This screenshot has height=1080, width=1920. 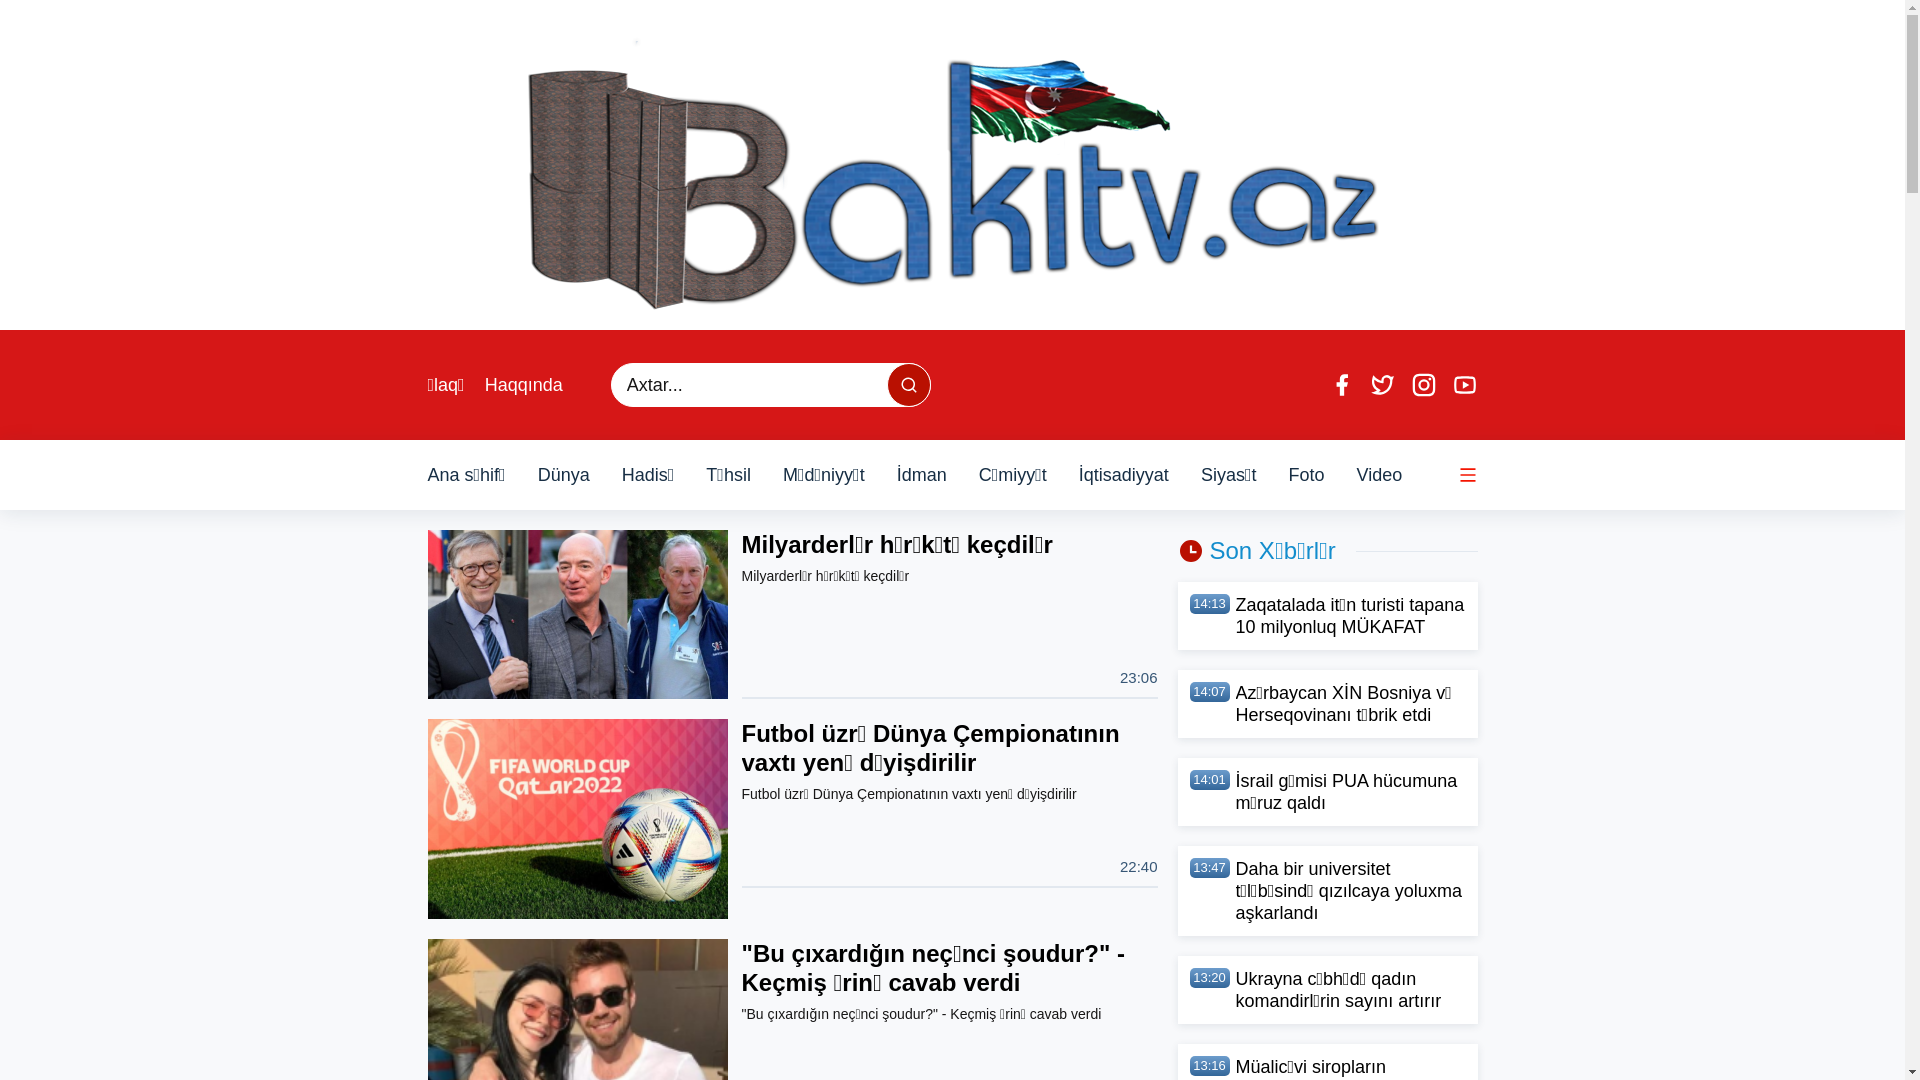 I want to click on 'Video', so click(x=1356, y=474).